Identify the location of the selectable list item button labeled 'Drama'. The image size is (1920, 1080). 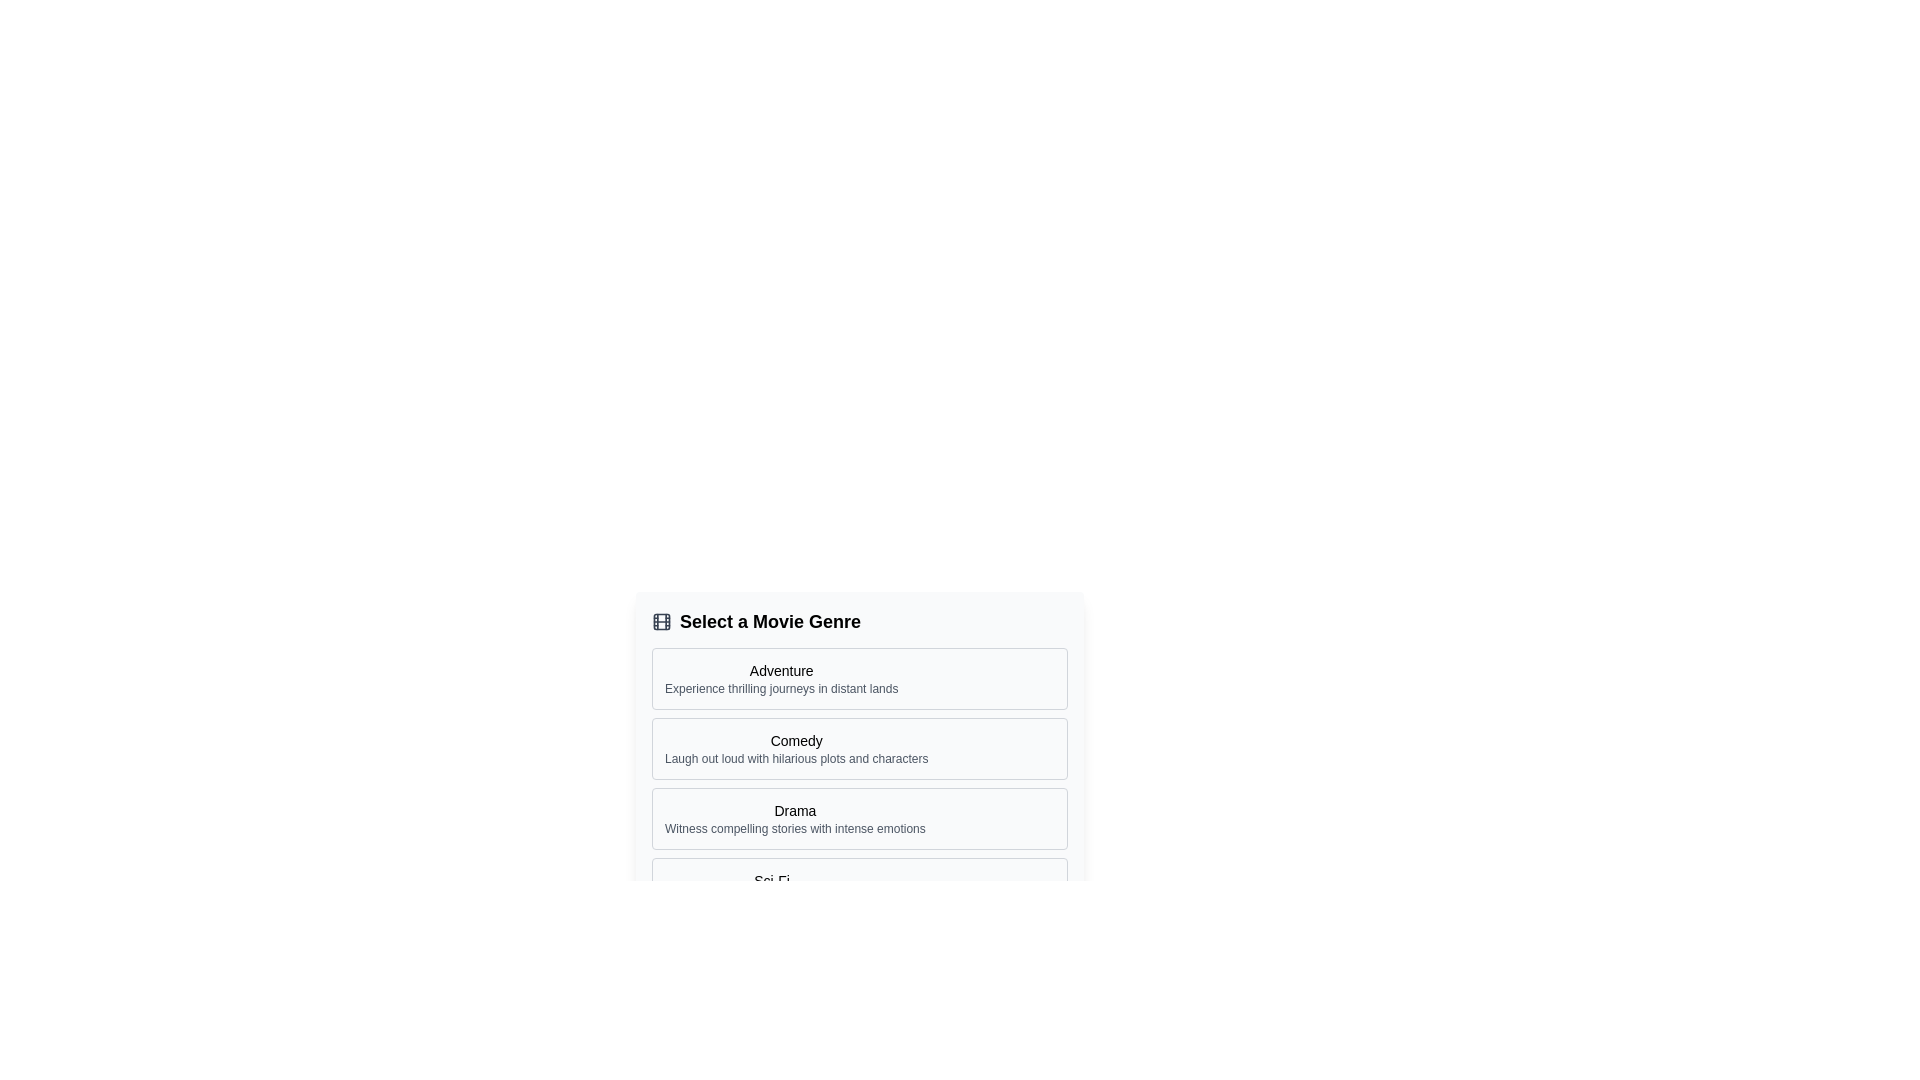
(859, 818).